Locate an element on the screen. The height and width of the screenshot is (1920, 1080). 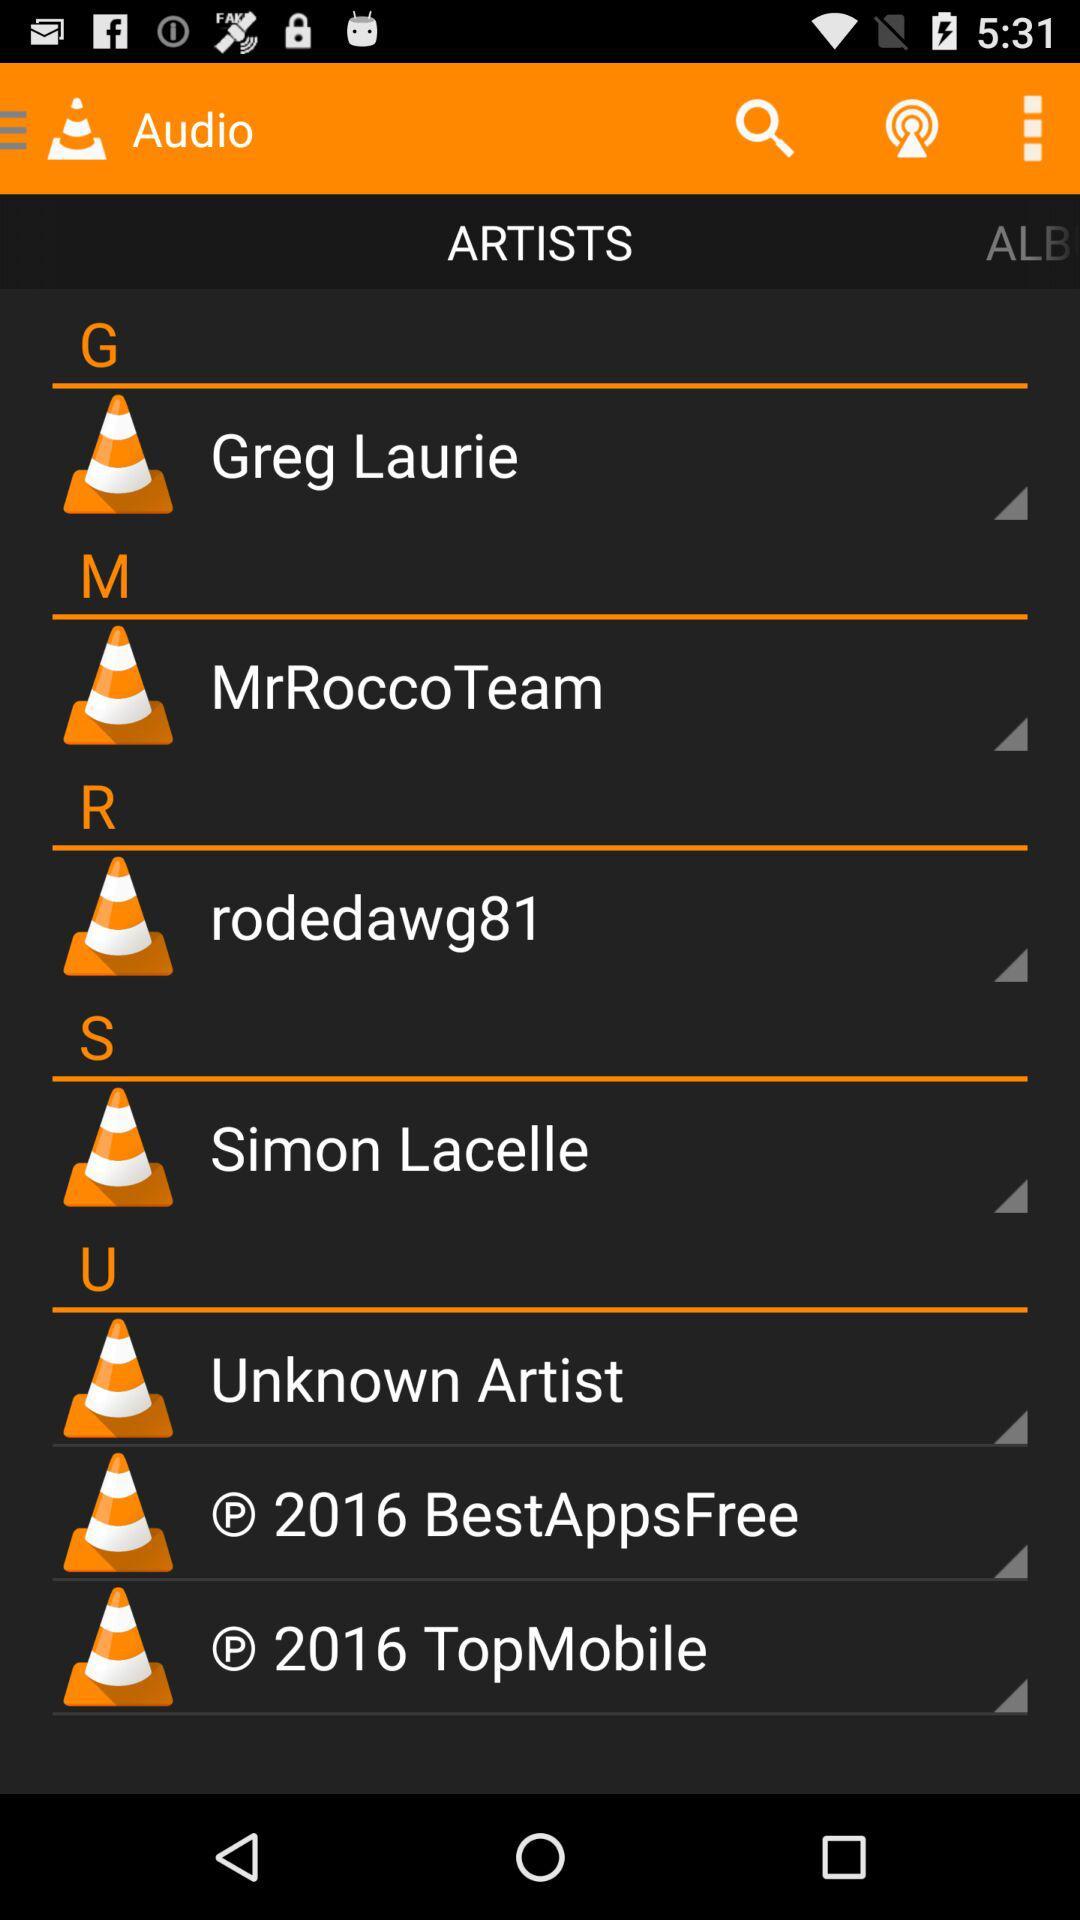
opean songlist for that artist is located at coordinates (975, 468).